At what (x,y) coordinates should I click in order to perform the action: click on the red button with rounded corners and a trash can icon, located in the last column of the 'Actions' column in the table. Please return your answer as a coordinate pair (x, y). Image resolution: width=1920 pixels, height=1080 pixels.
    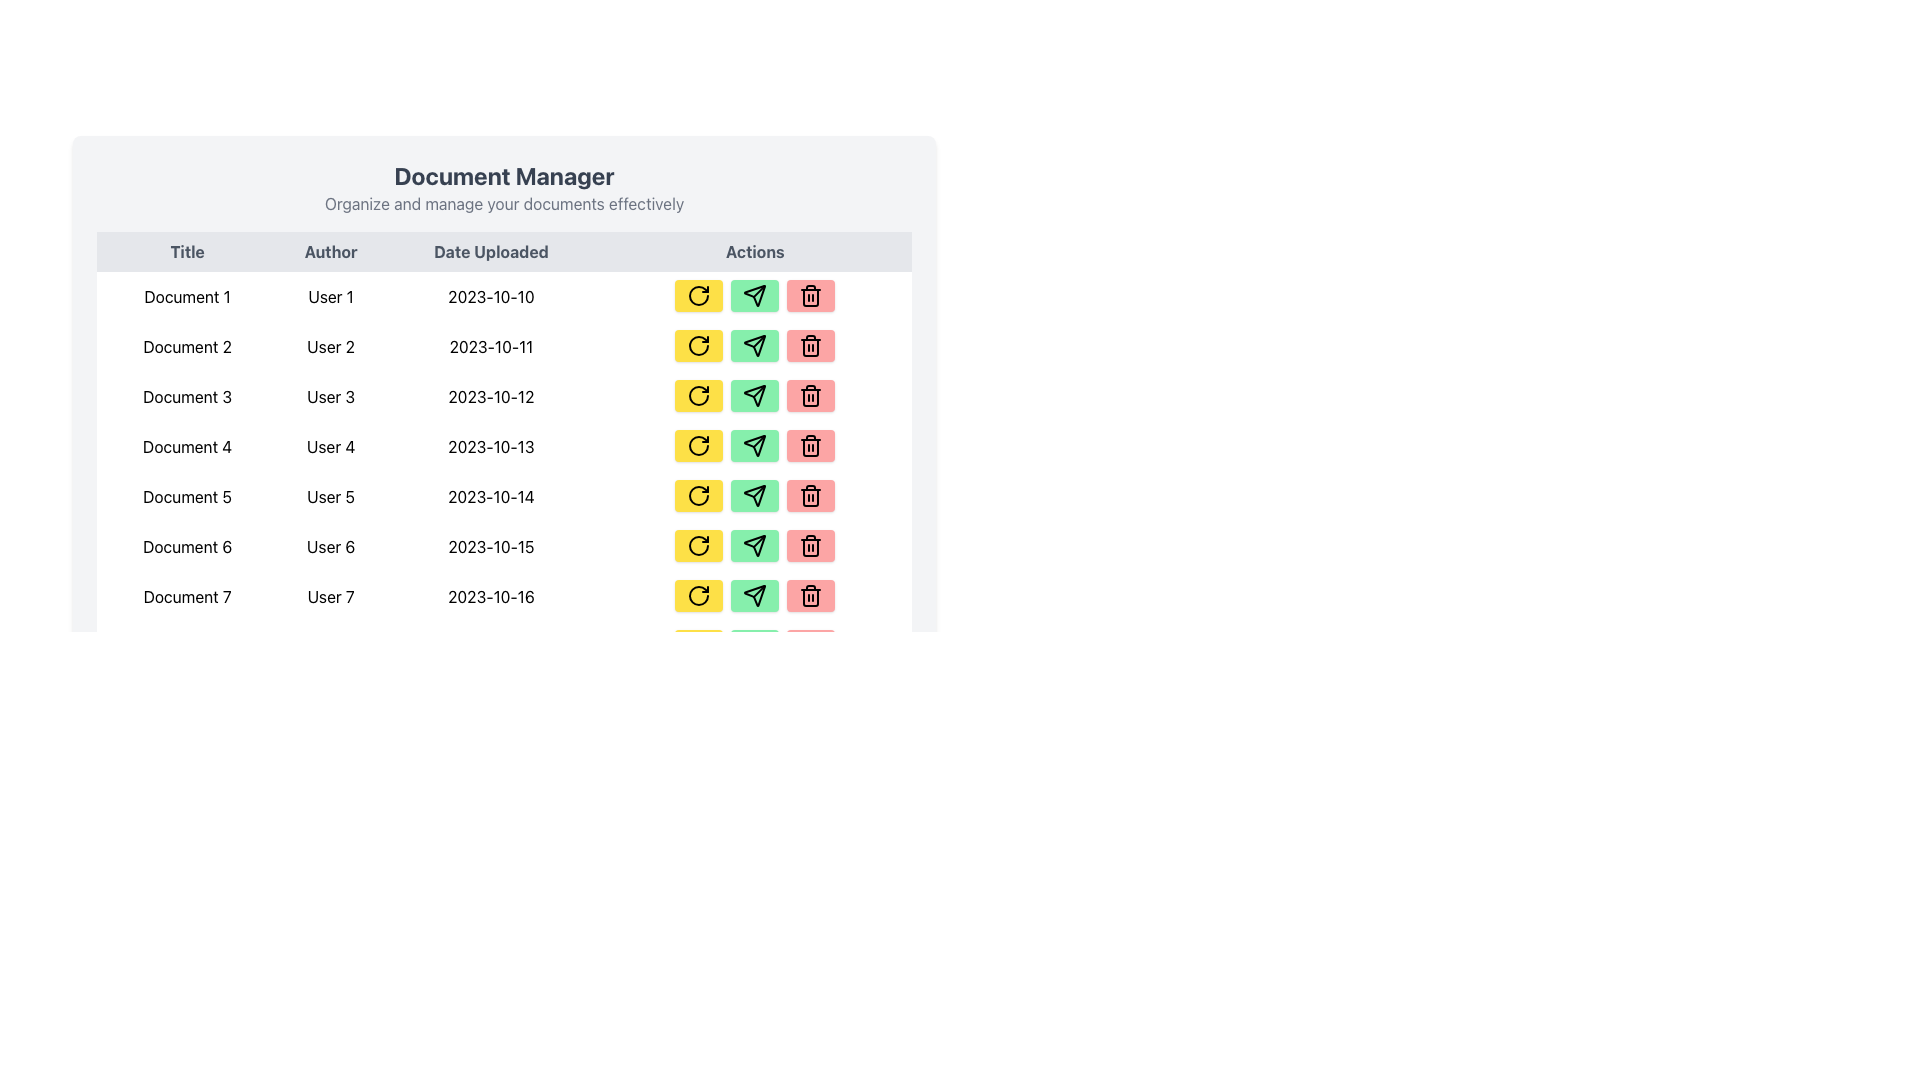
    Looking at the image, I should click on (811, 296).